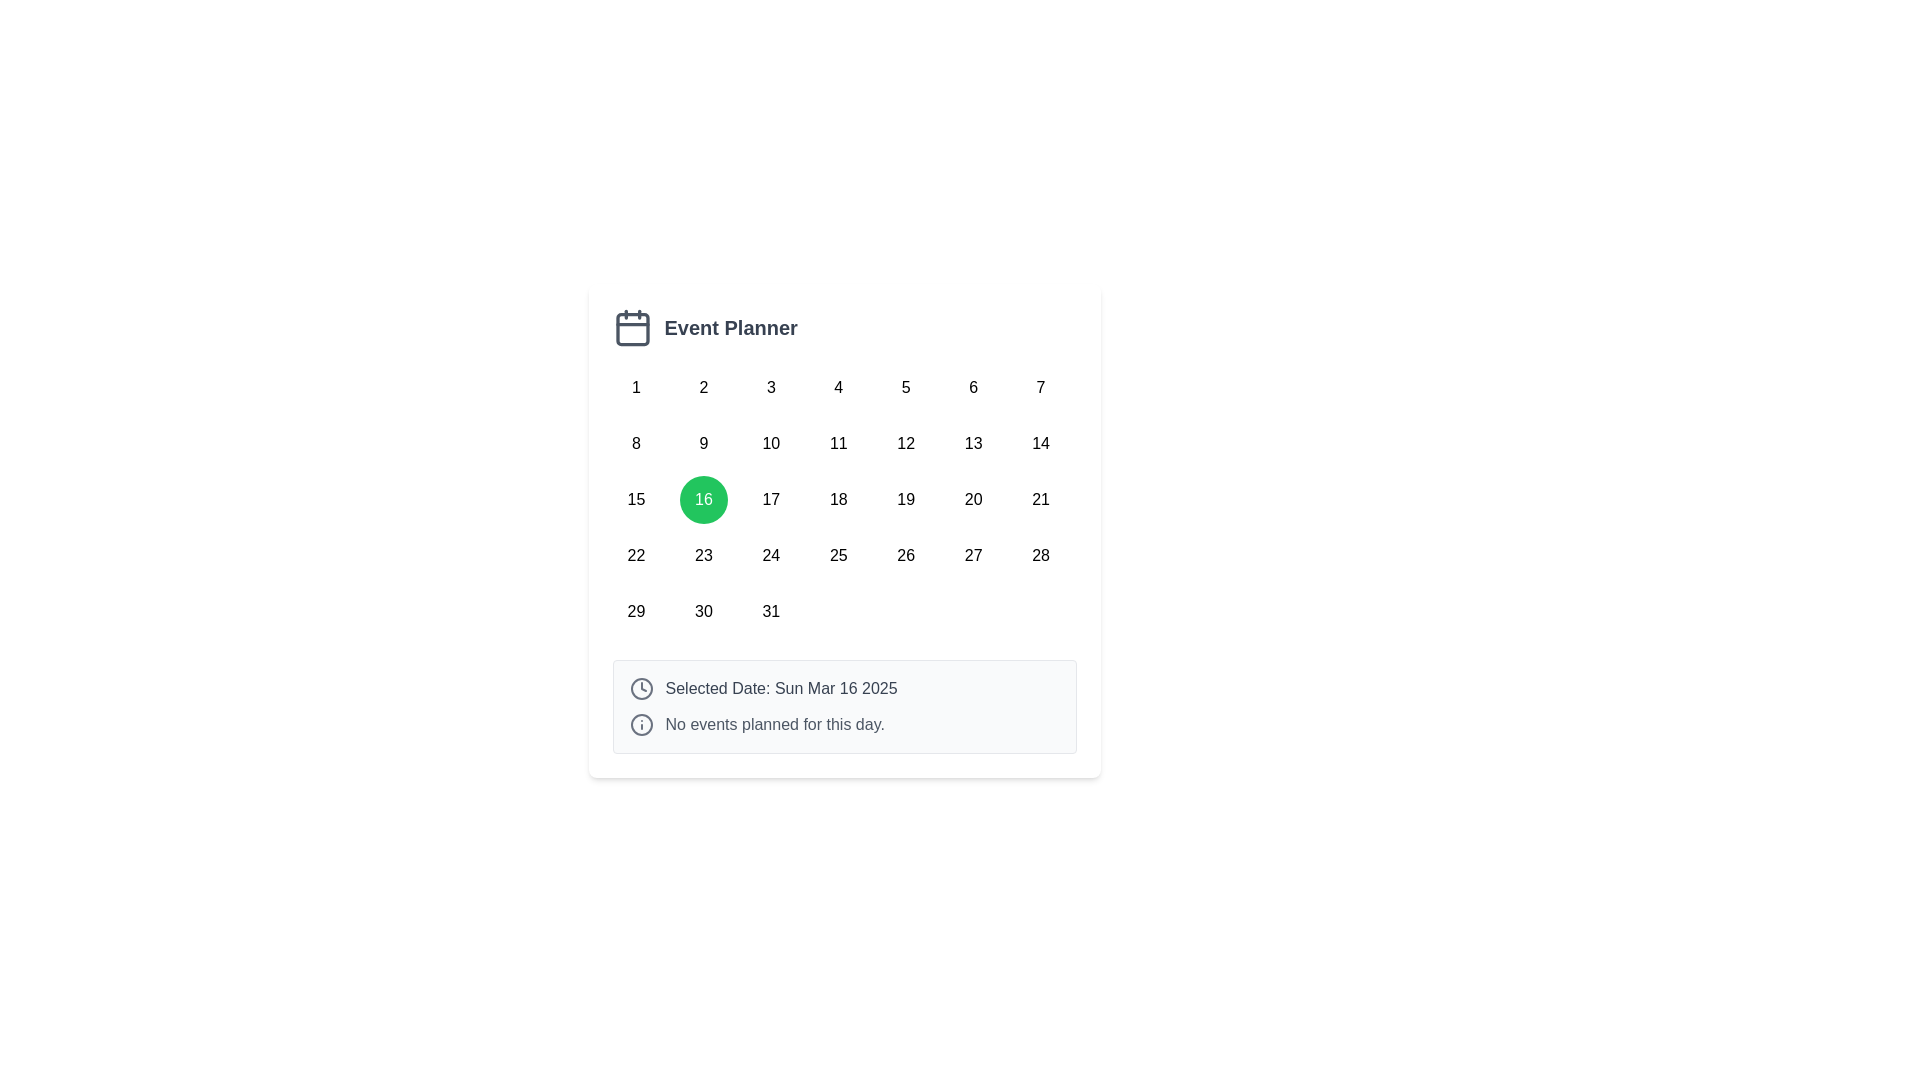  I want to click on the day selector button for the calendar located in the second row and third column, so click(770, 442).